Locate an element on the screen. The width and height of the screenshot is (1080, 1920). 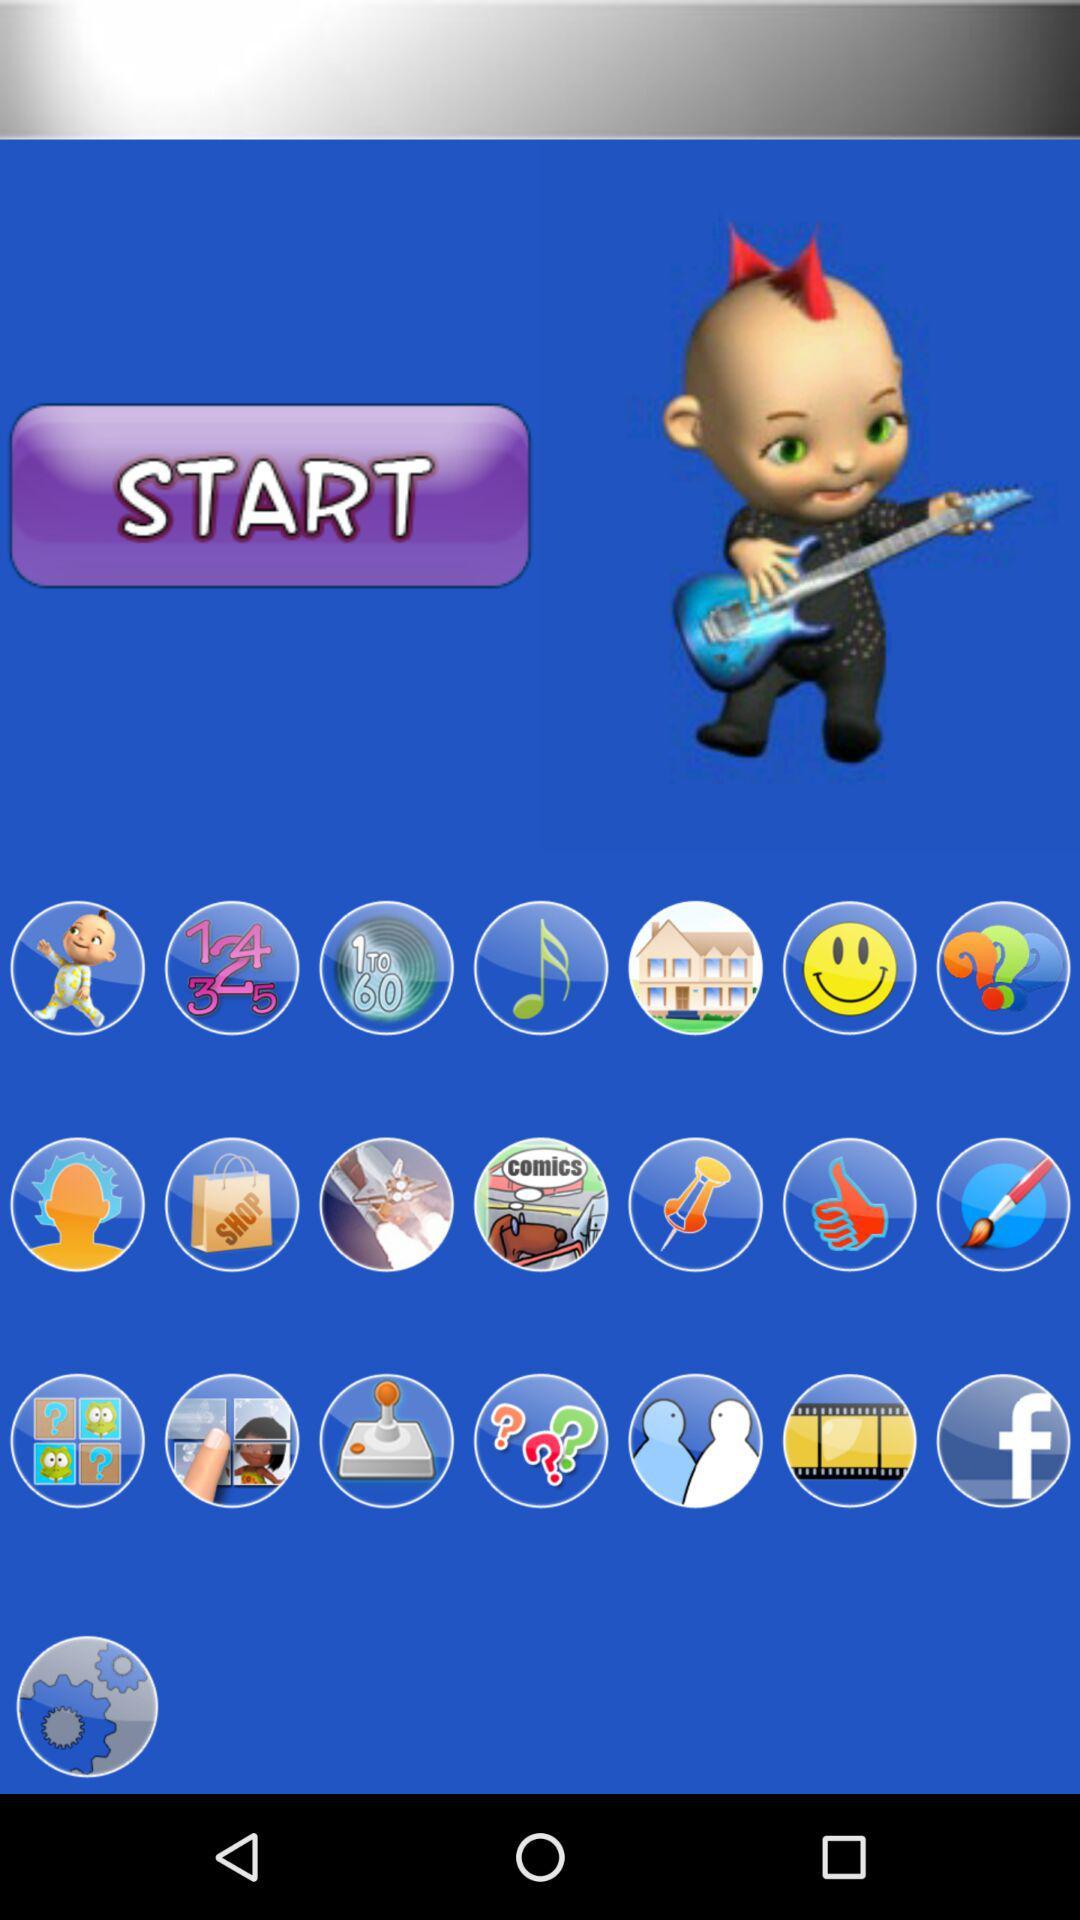
open app is located at coordinates (386, 1203).